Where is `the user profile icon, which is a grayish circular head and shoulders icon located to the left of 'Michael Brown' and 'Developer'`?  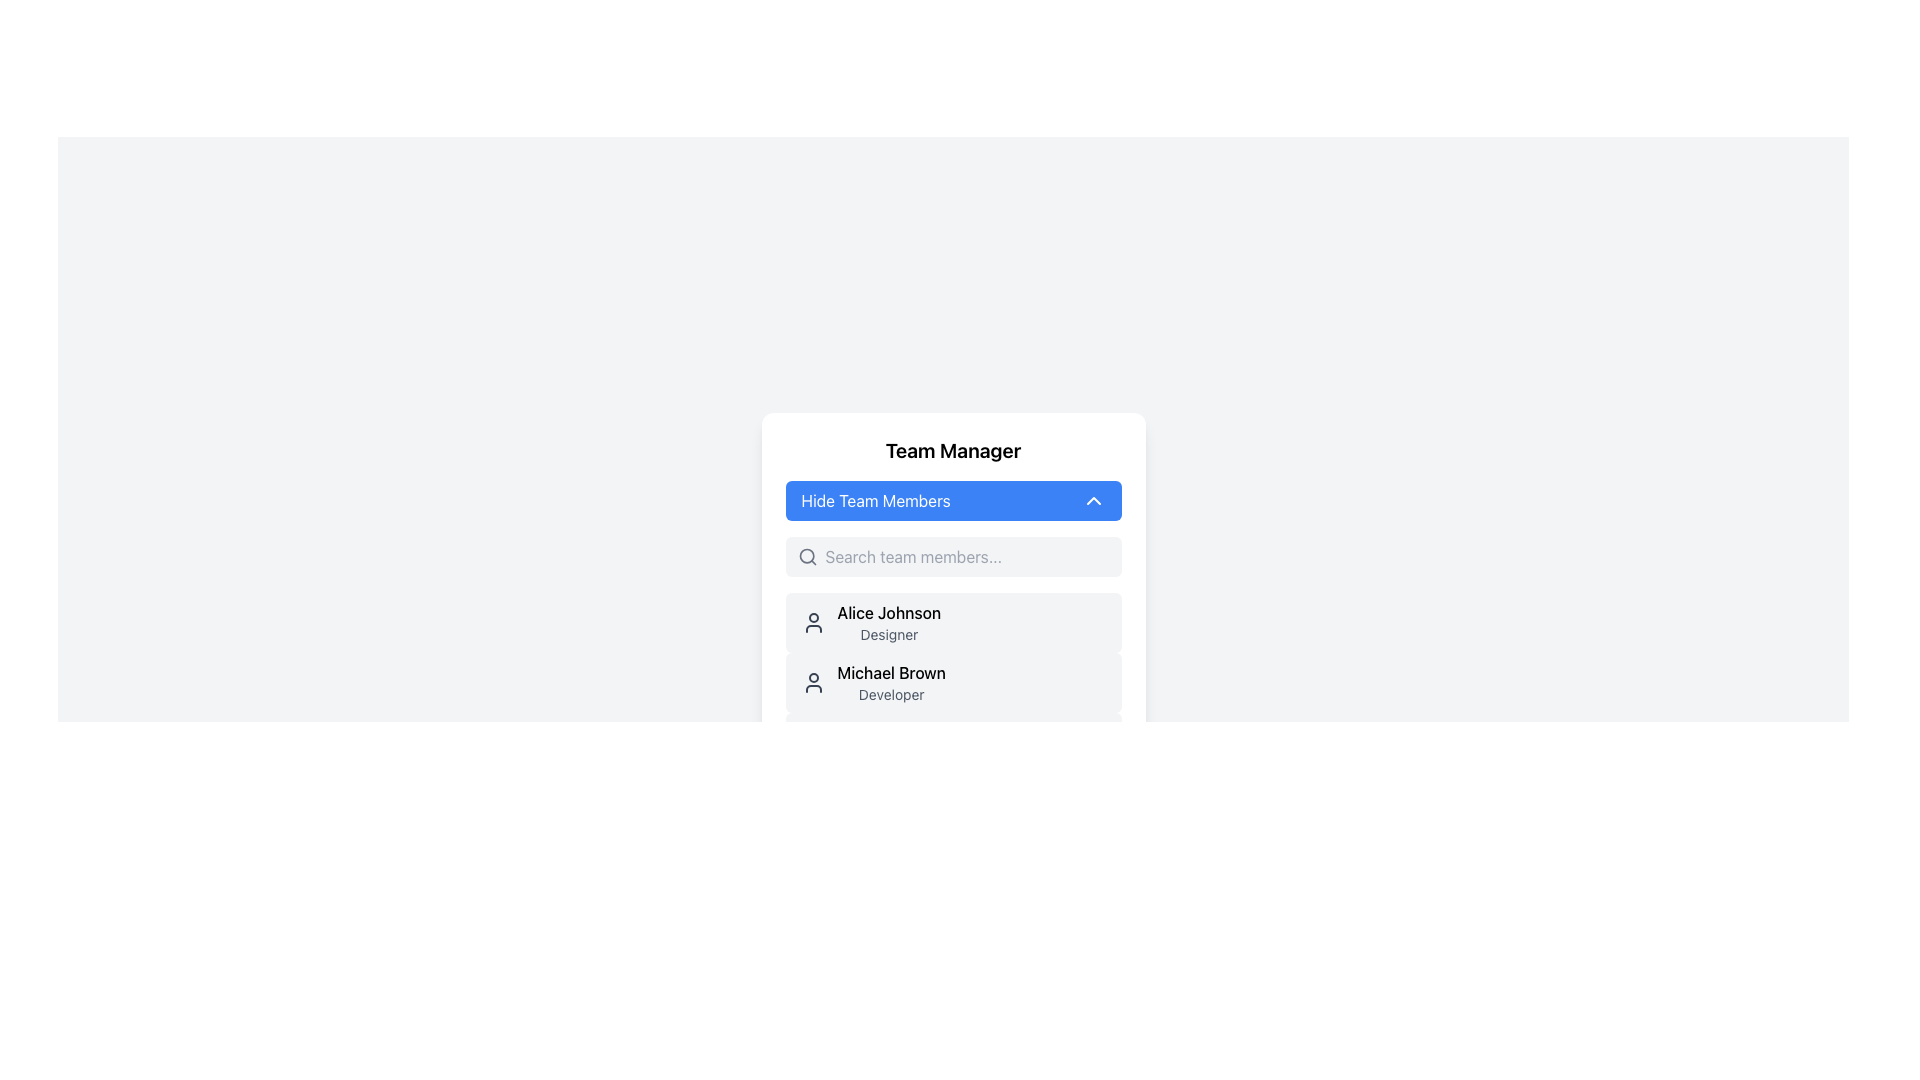 the user profile icon, which is a grayish circular head and shoulders icon located to the left of 'Michael Brown' and 'Developer' is located at coordinates (813, 681).